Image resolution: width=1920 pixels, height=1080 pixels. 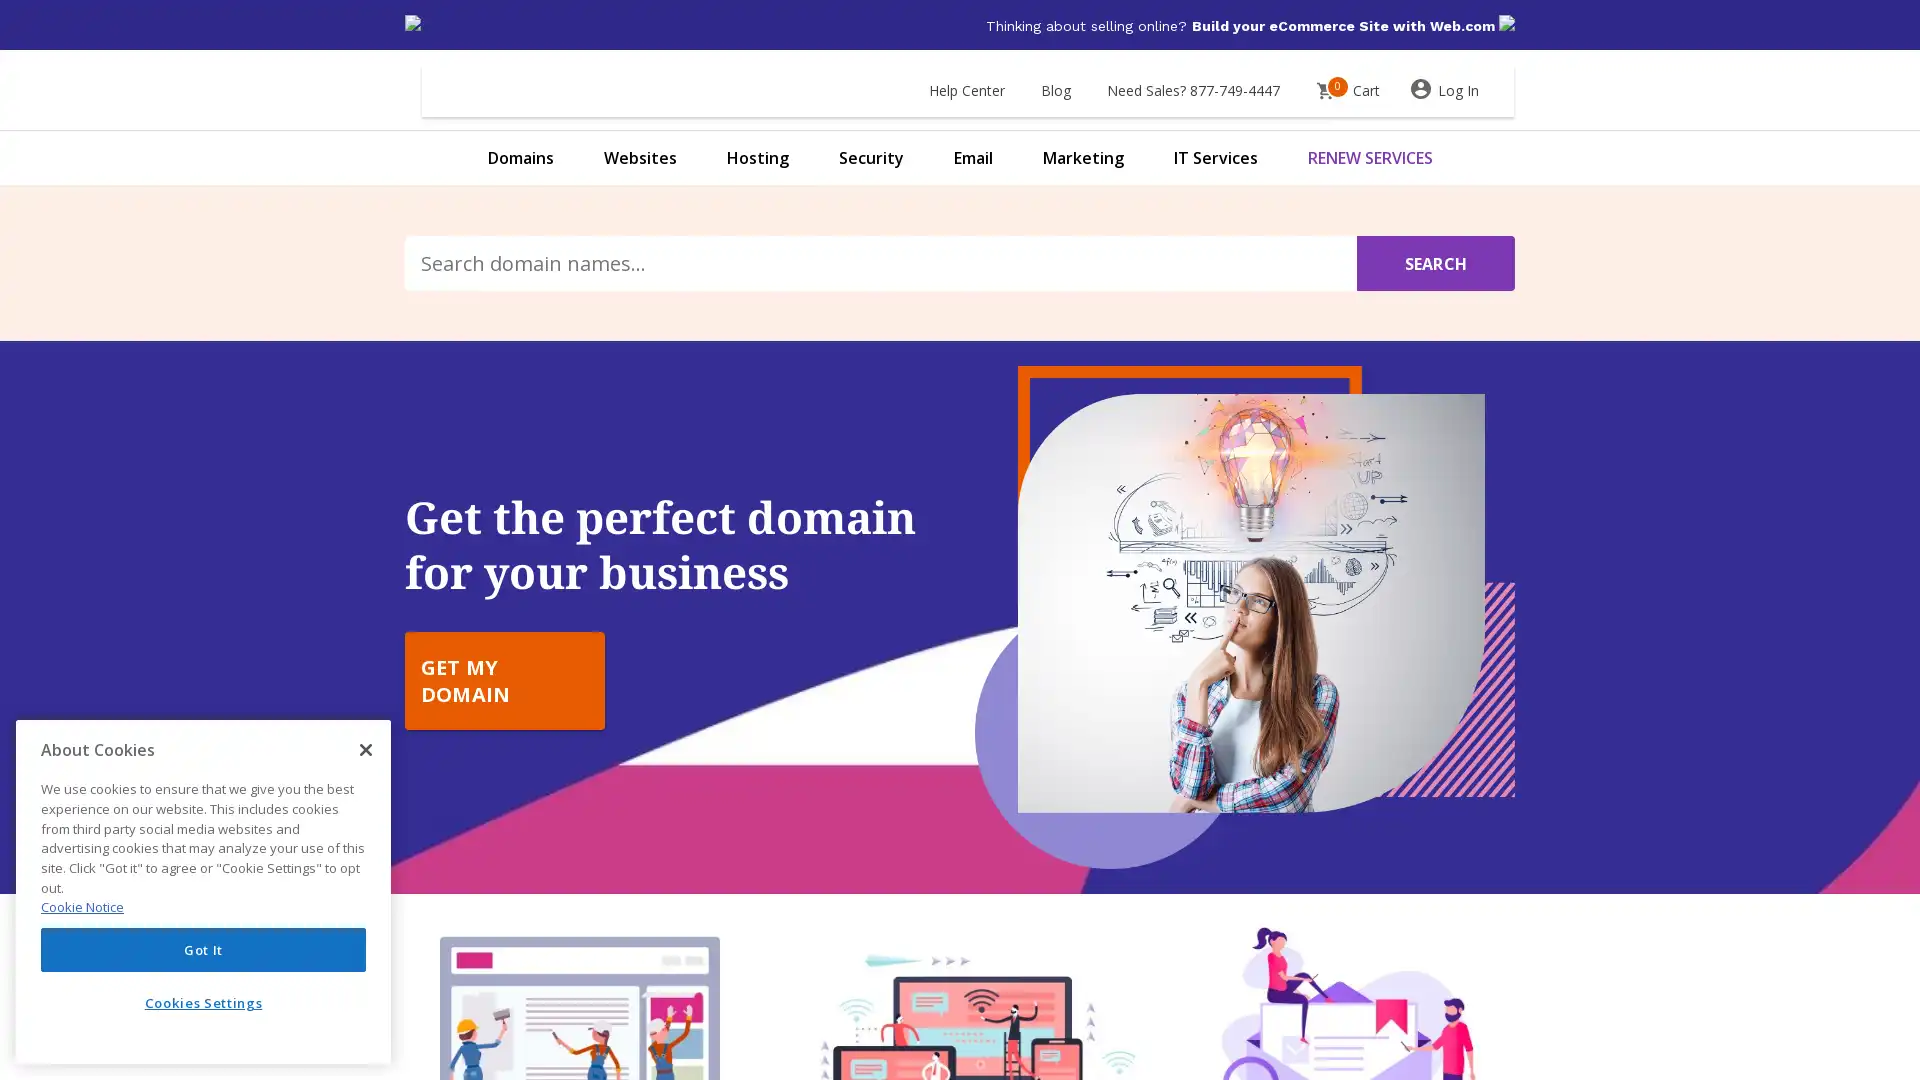 What do you see at coordinates (1434, 262) in the screenshot?
I see `SEARCH` at bounding box center [1434, 262].